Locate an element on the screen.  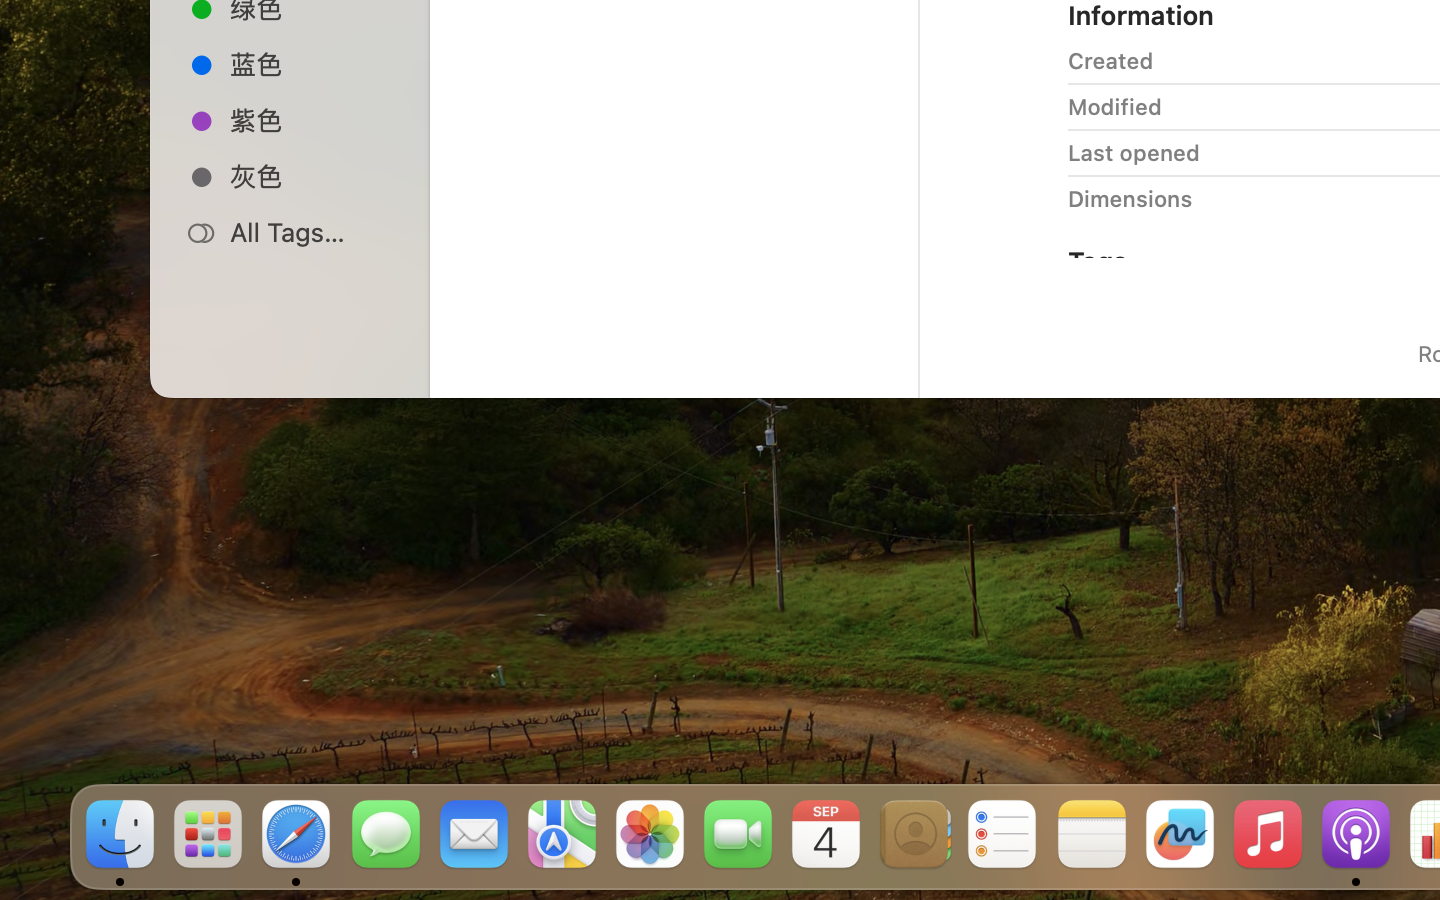
'All Tags…' is located at coordinates (311, 231).